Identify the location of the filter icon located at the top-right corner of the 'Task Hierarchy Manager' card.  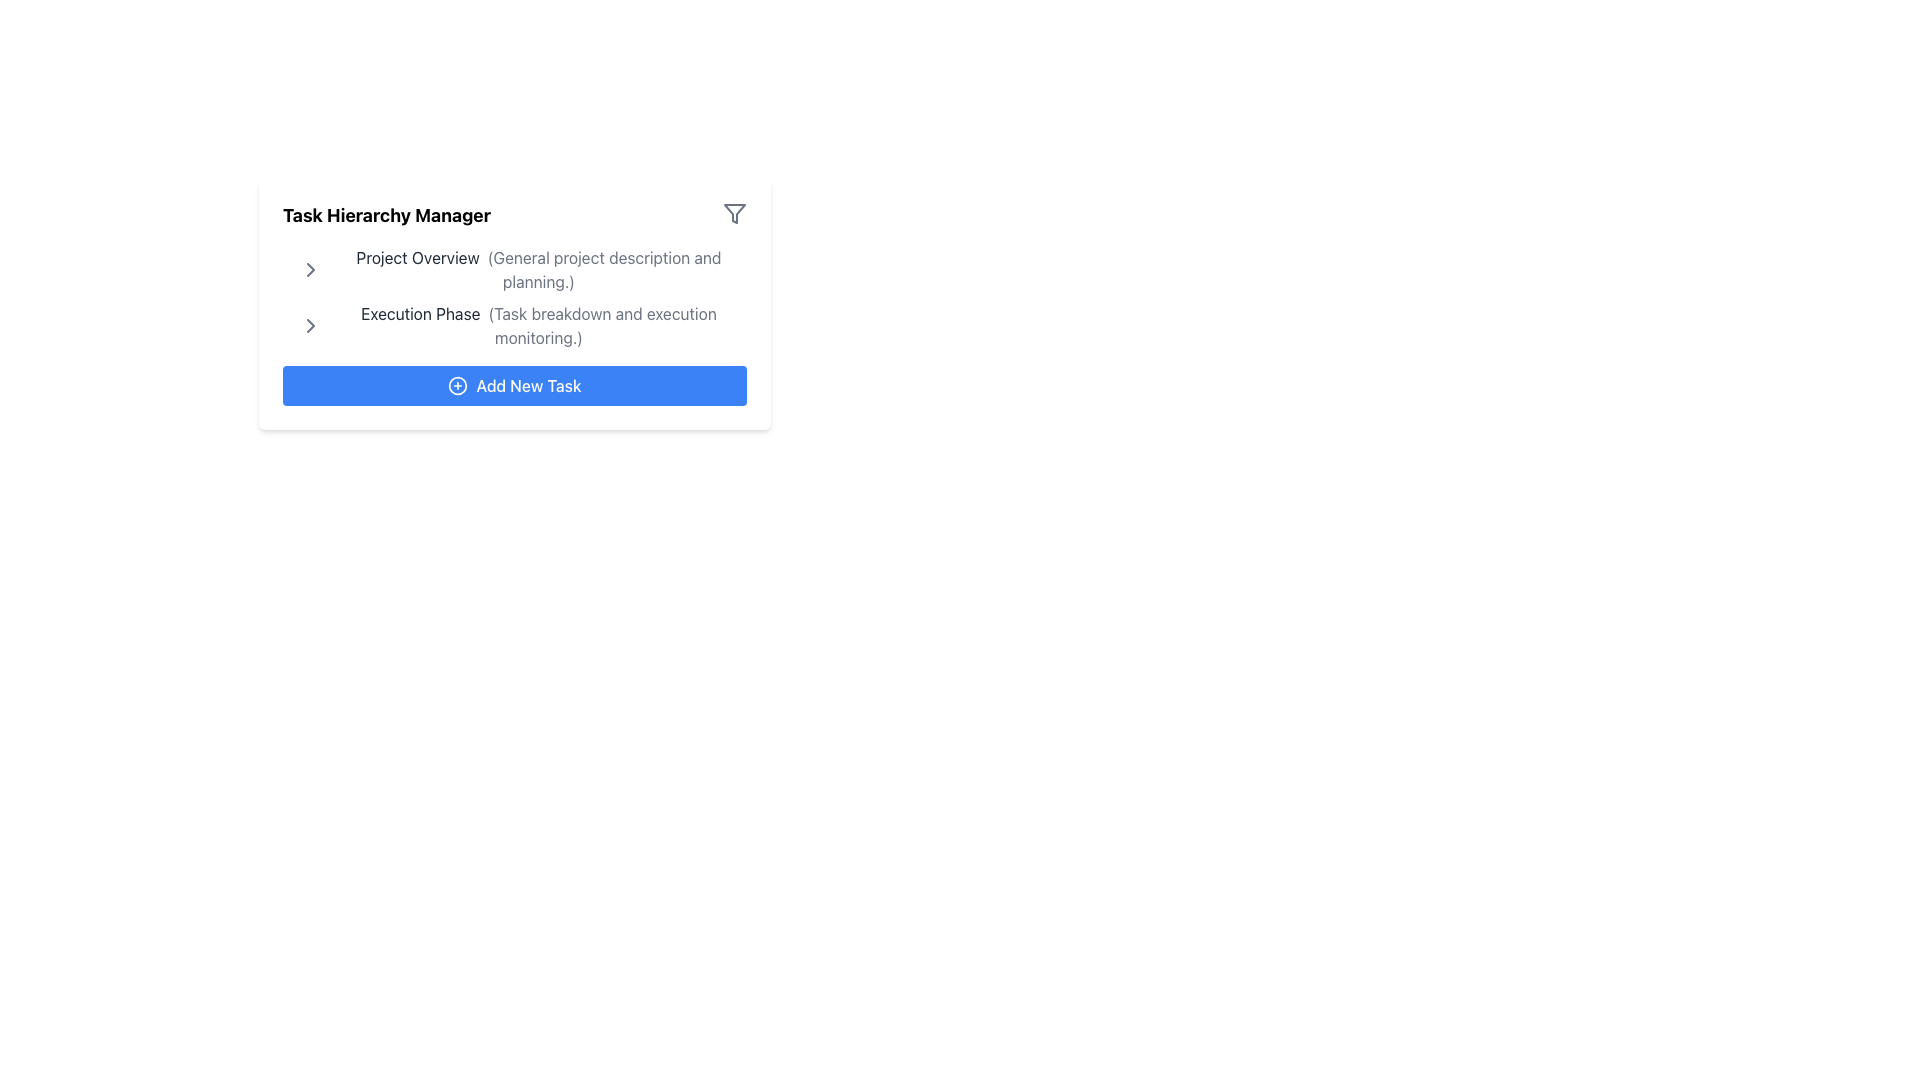
(733, 213).